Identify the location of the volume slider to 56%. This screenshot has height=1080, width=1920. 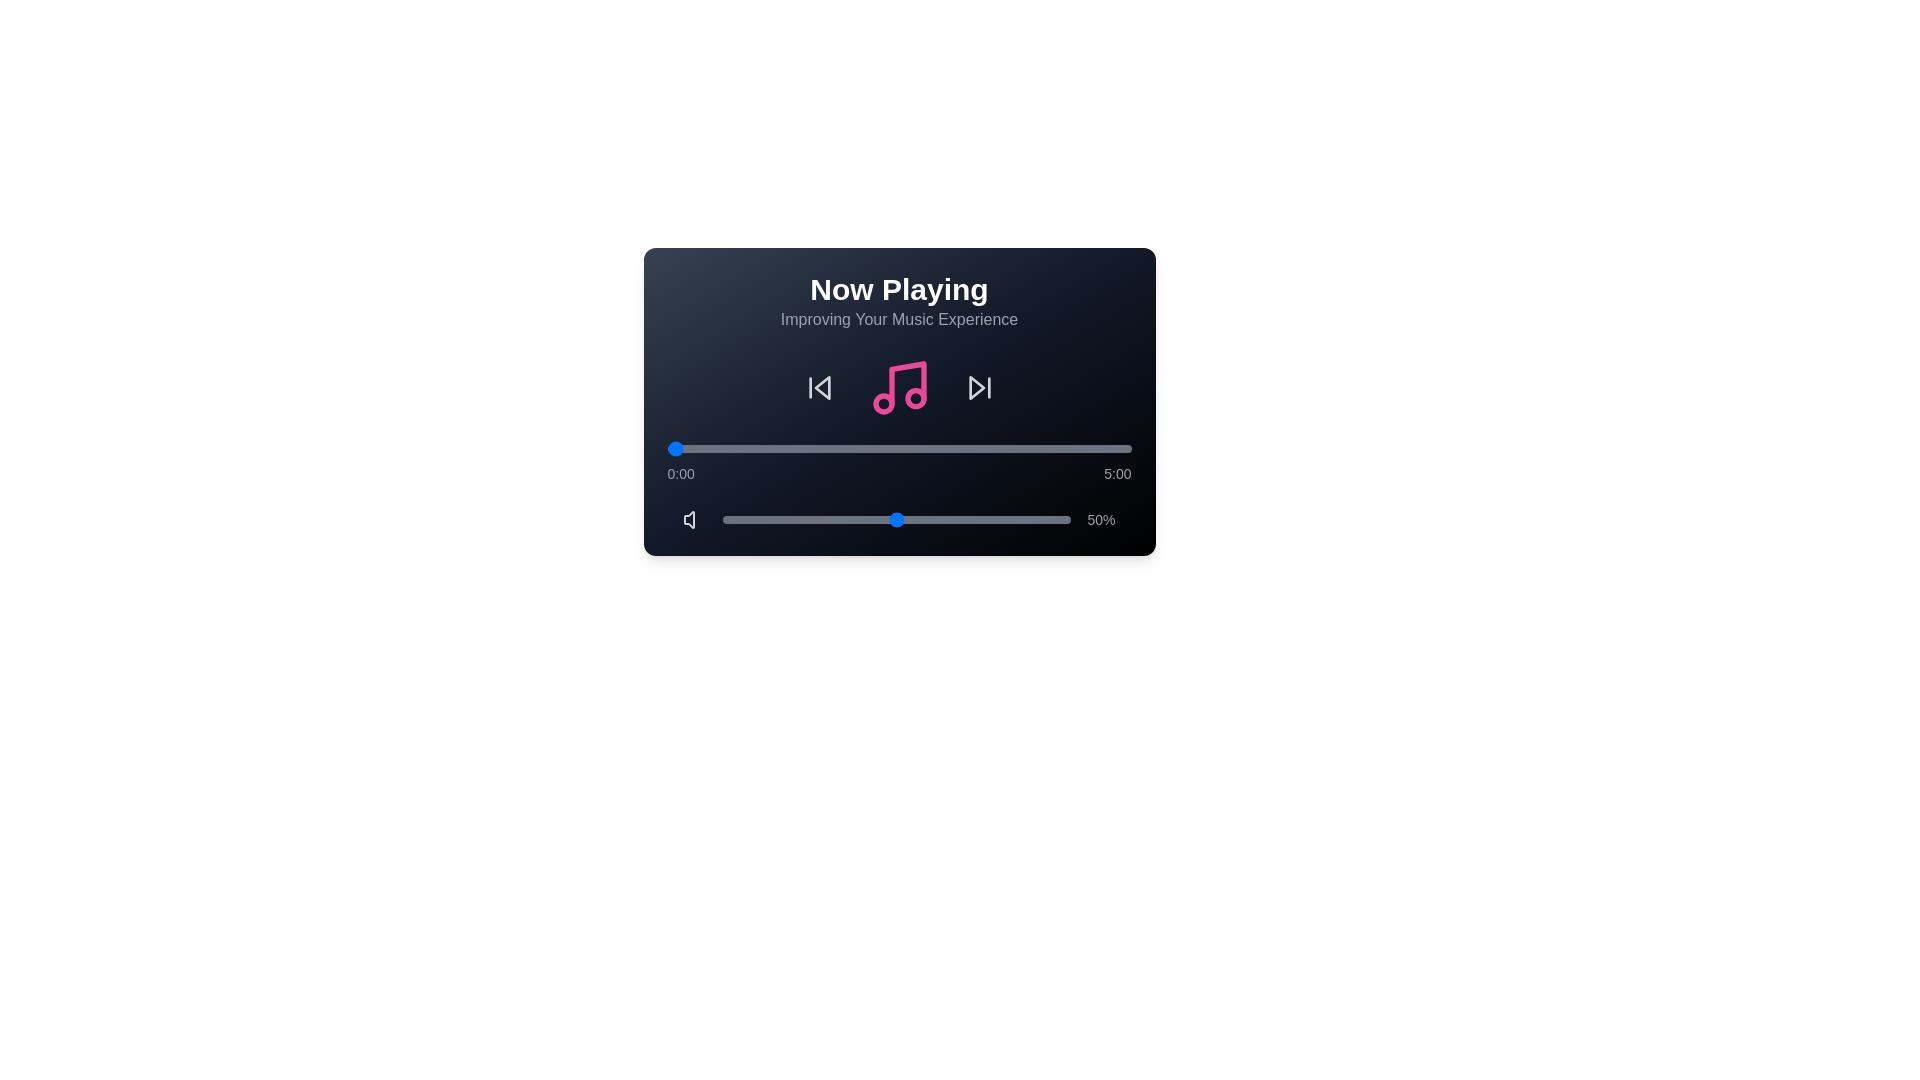
(917, 519).